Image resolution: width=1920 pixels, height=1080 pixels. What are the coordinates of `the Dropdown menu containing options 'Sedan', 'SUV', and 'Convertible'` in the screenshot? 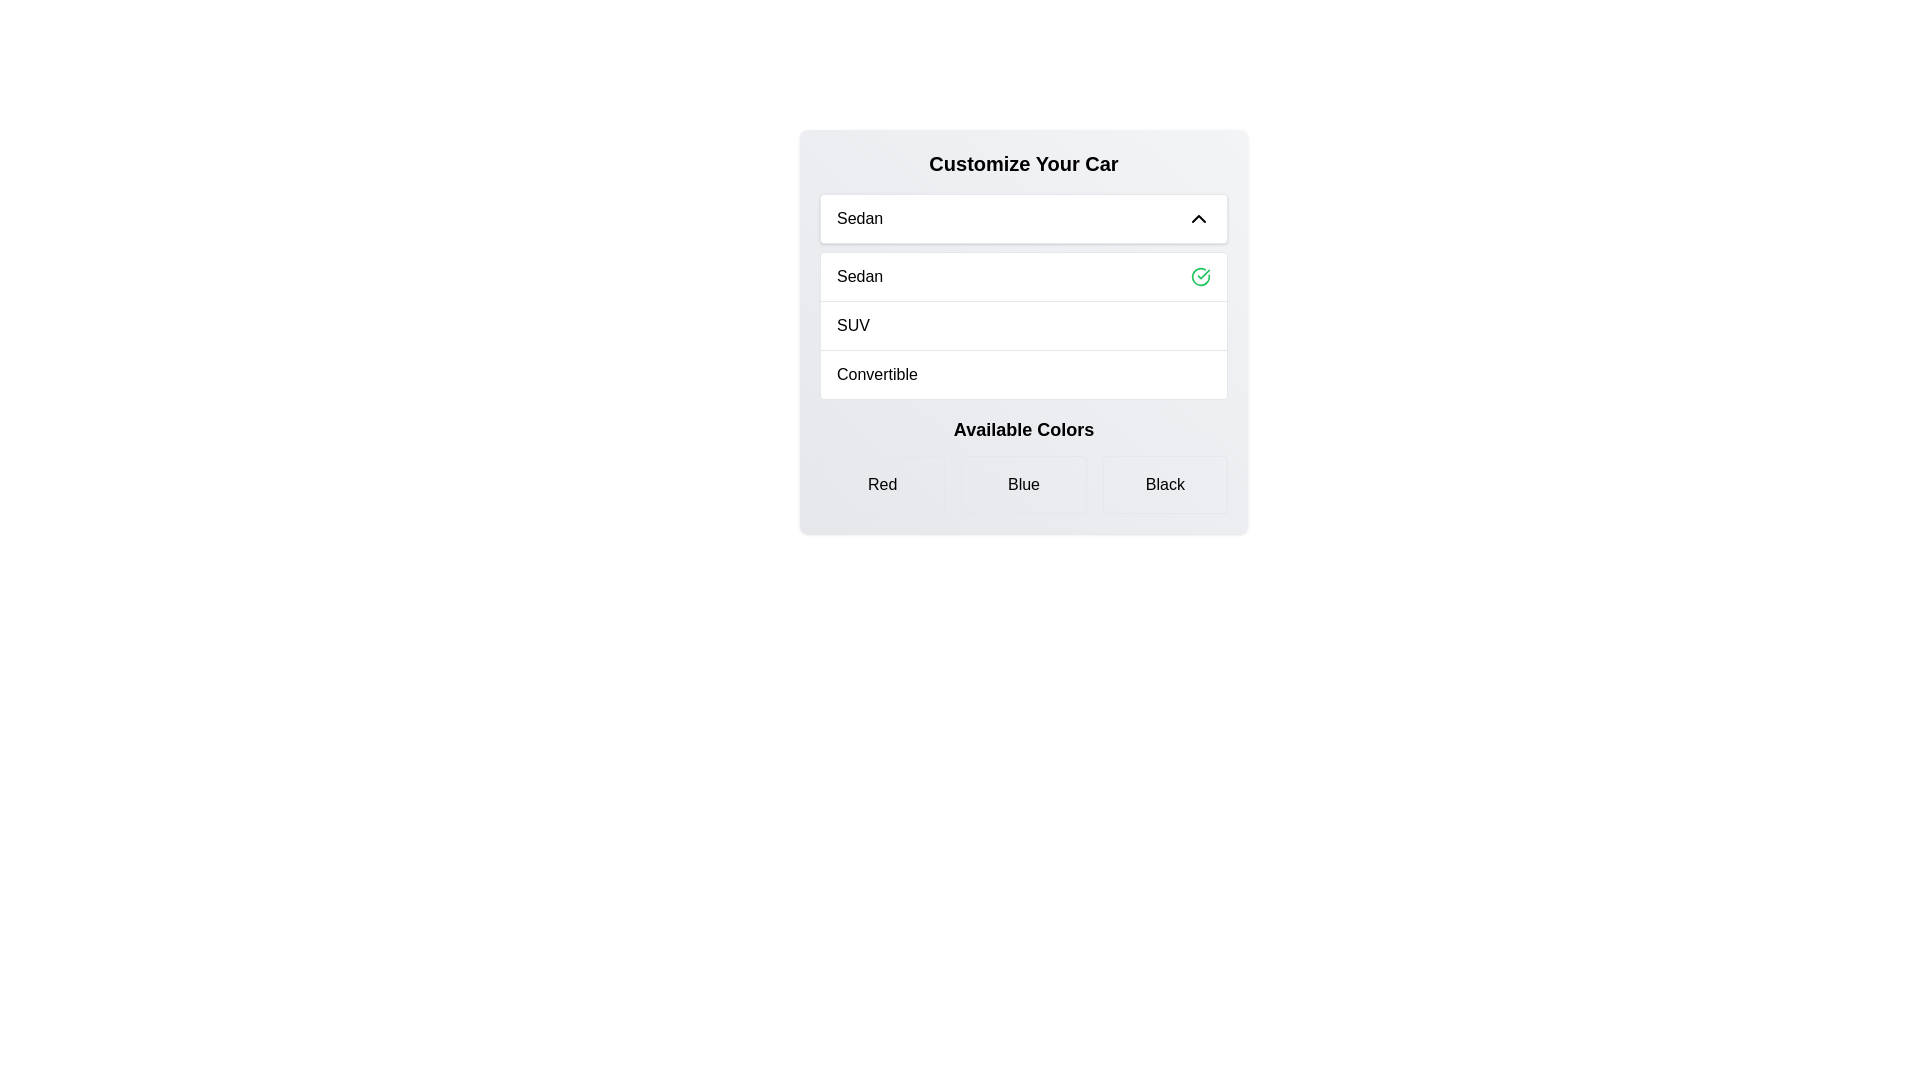 It's located at (1023, 325).